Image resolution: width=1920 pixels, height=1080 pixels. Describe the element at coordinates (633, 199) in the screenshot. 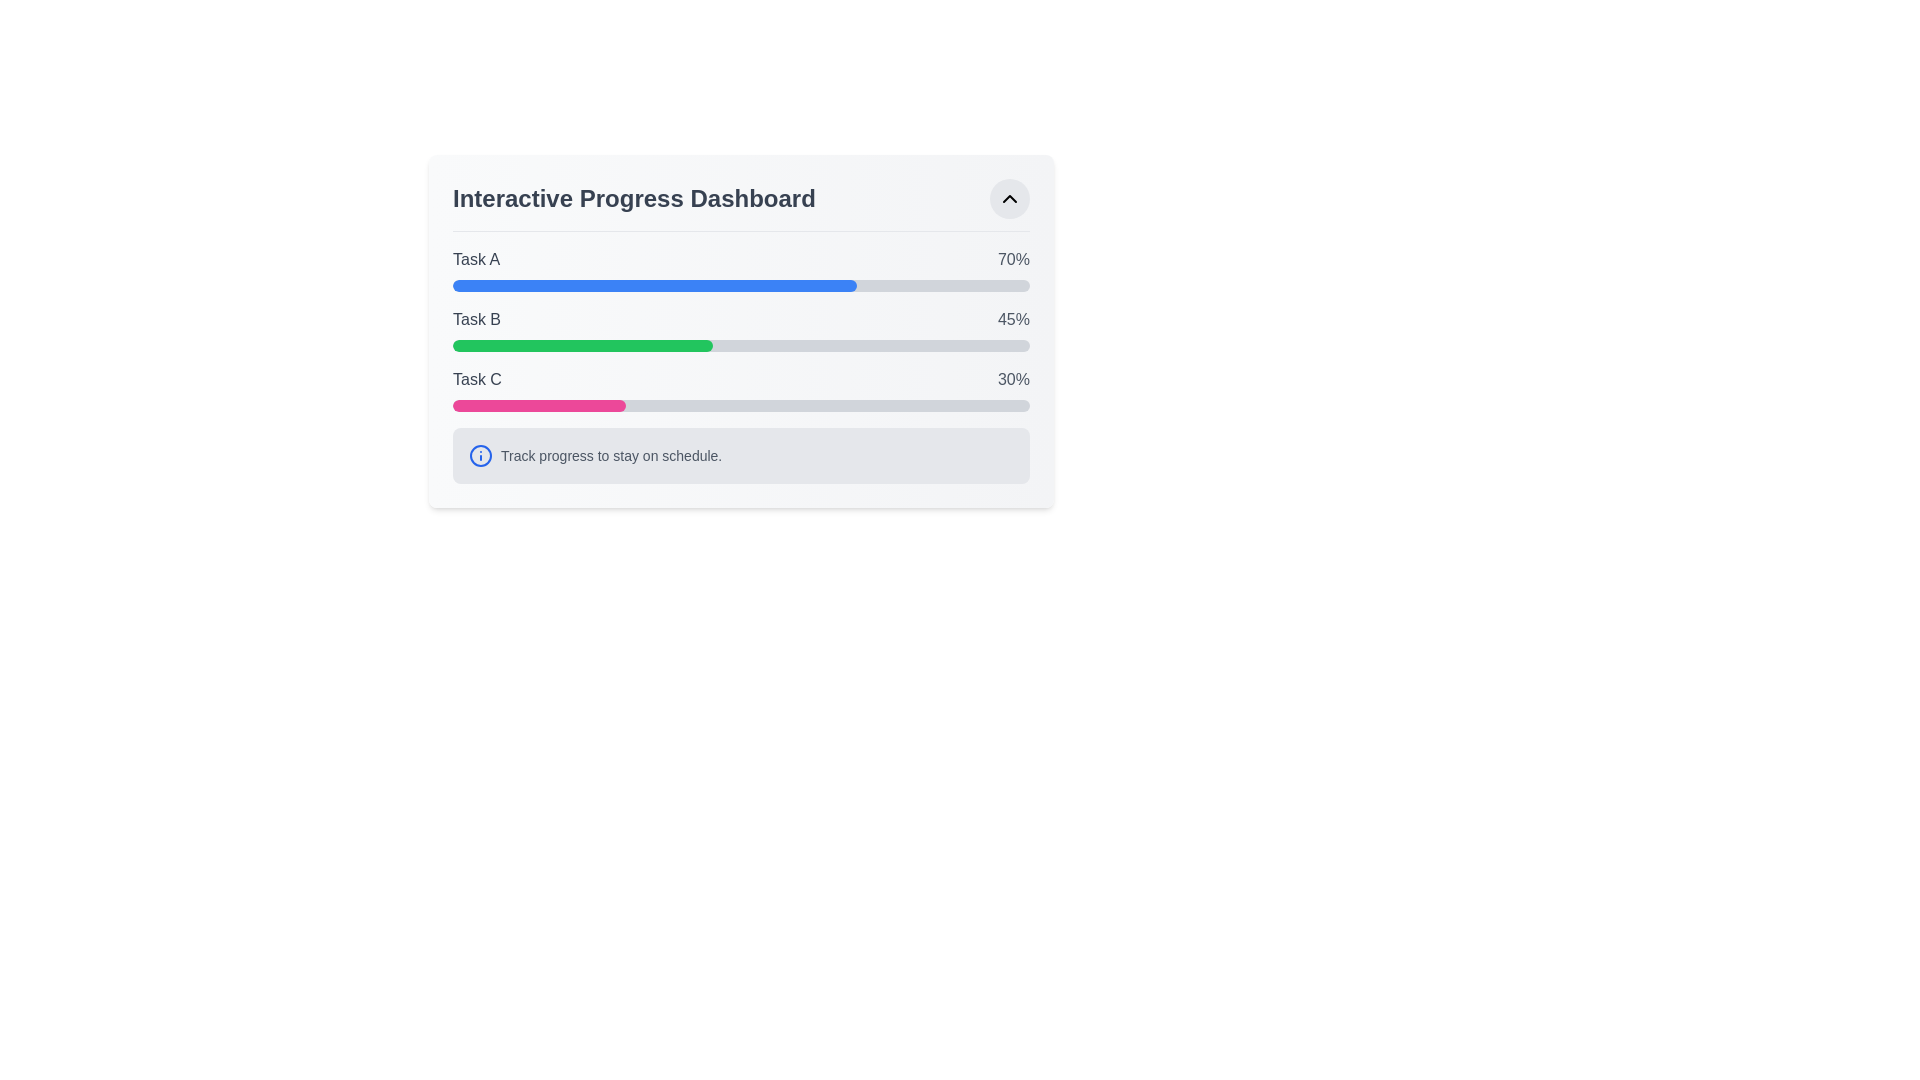

I see `the 'Interactive Progress Dashboard' text label` at that location.